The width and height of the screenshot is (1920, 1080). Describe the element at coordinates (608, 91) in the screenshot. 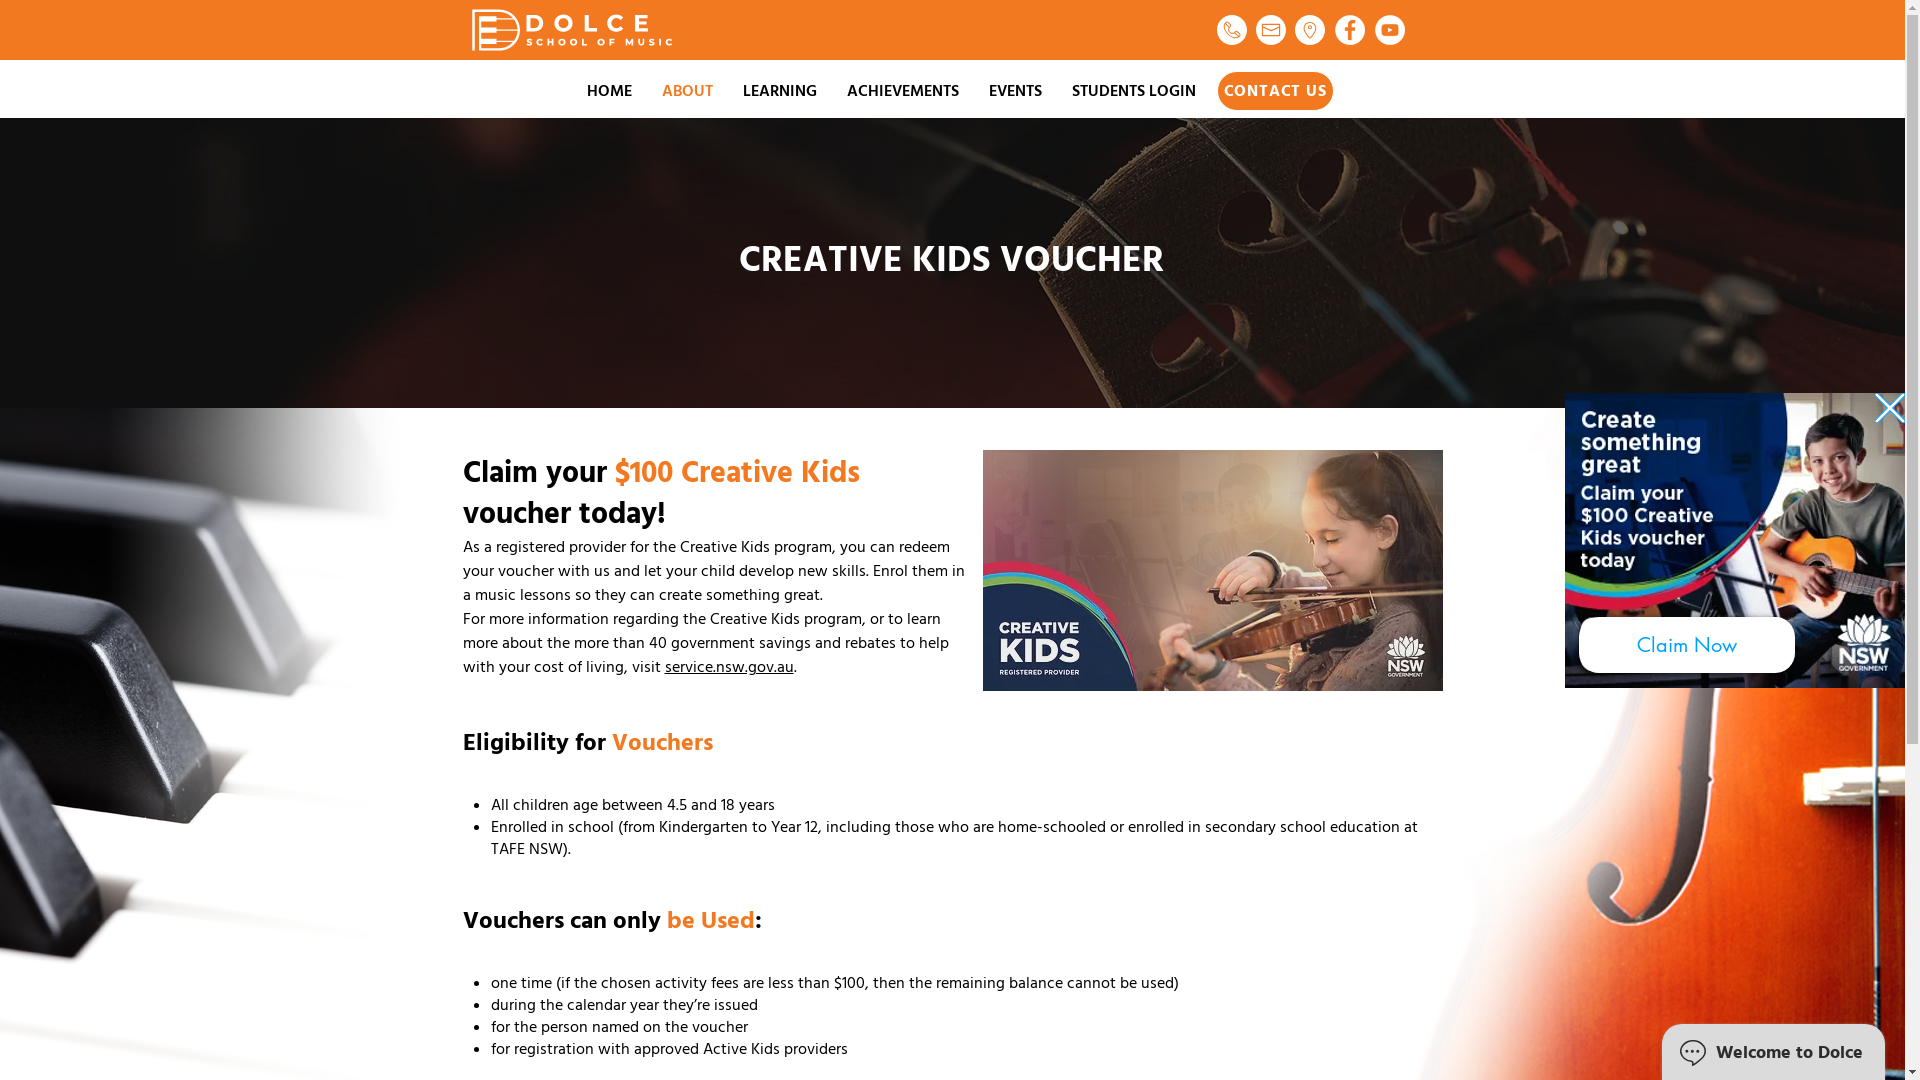

I see `'HOME'` at that location.